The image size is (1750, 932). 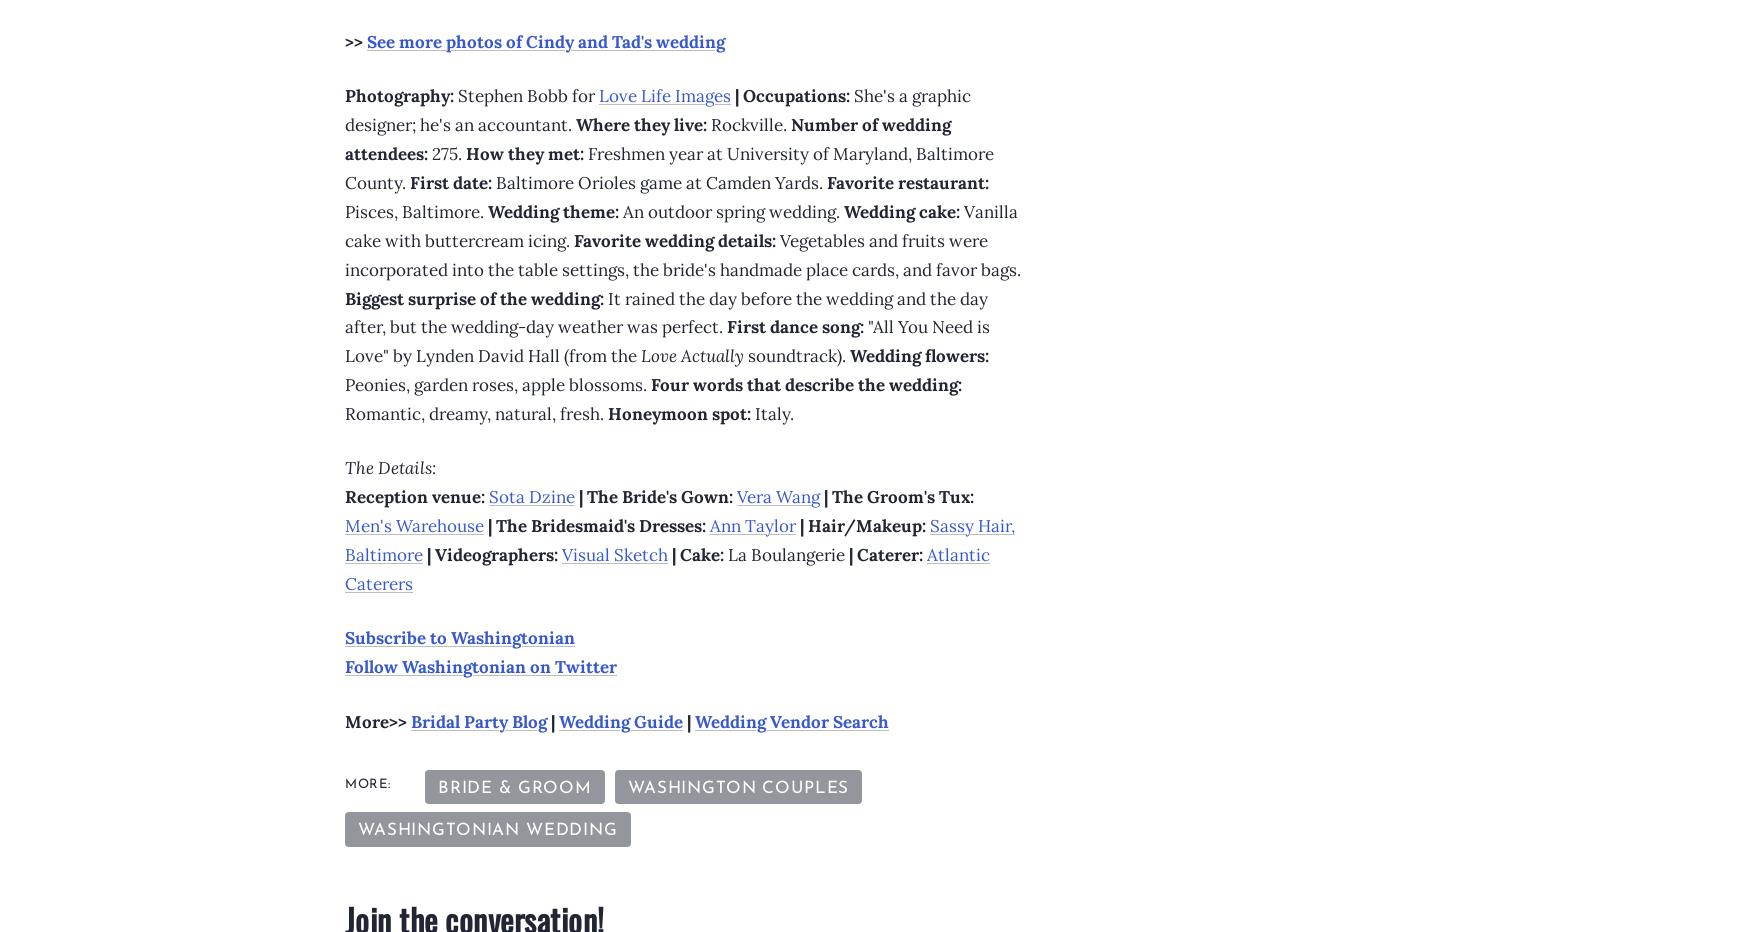 What do you see at coordinates (666, 341) in the screenshot?
I see `'"All You Need is Love" by Lynden David Hall (from the'` at bounding box center [666, 341].